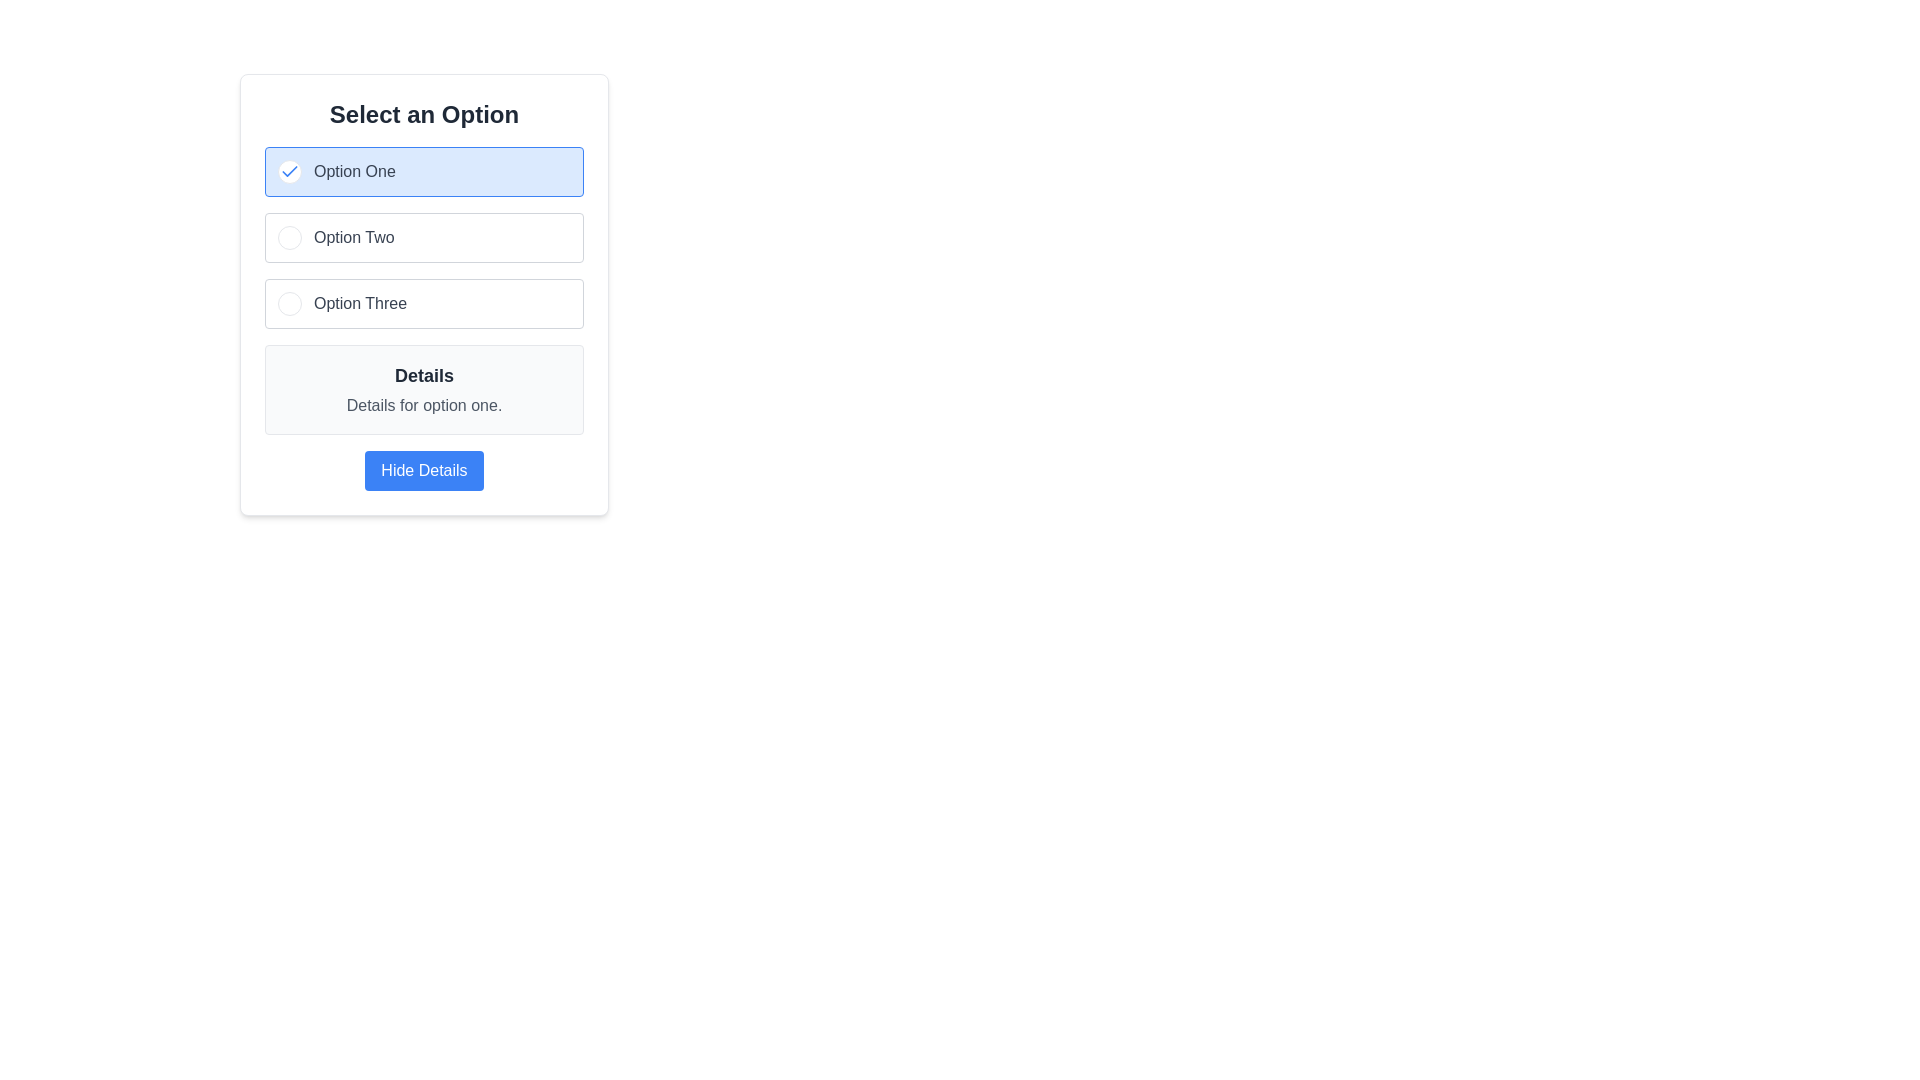 This screenshot has width=1920, height=1080. What do you see at coordinates (288, 171) in the screenshot?
I see `the Checkbox indicator, which is a white circular element with a blue checkmark inside, located within the button labeled 'Option One'` at bounding box center [288, 171].